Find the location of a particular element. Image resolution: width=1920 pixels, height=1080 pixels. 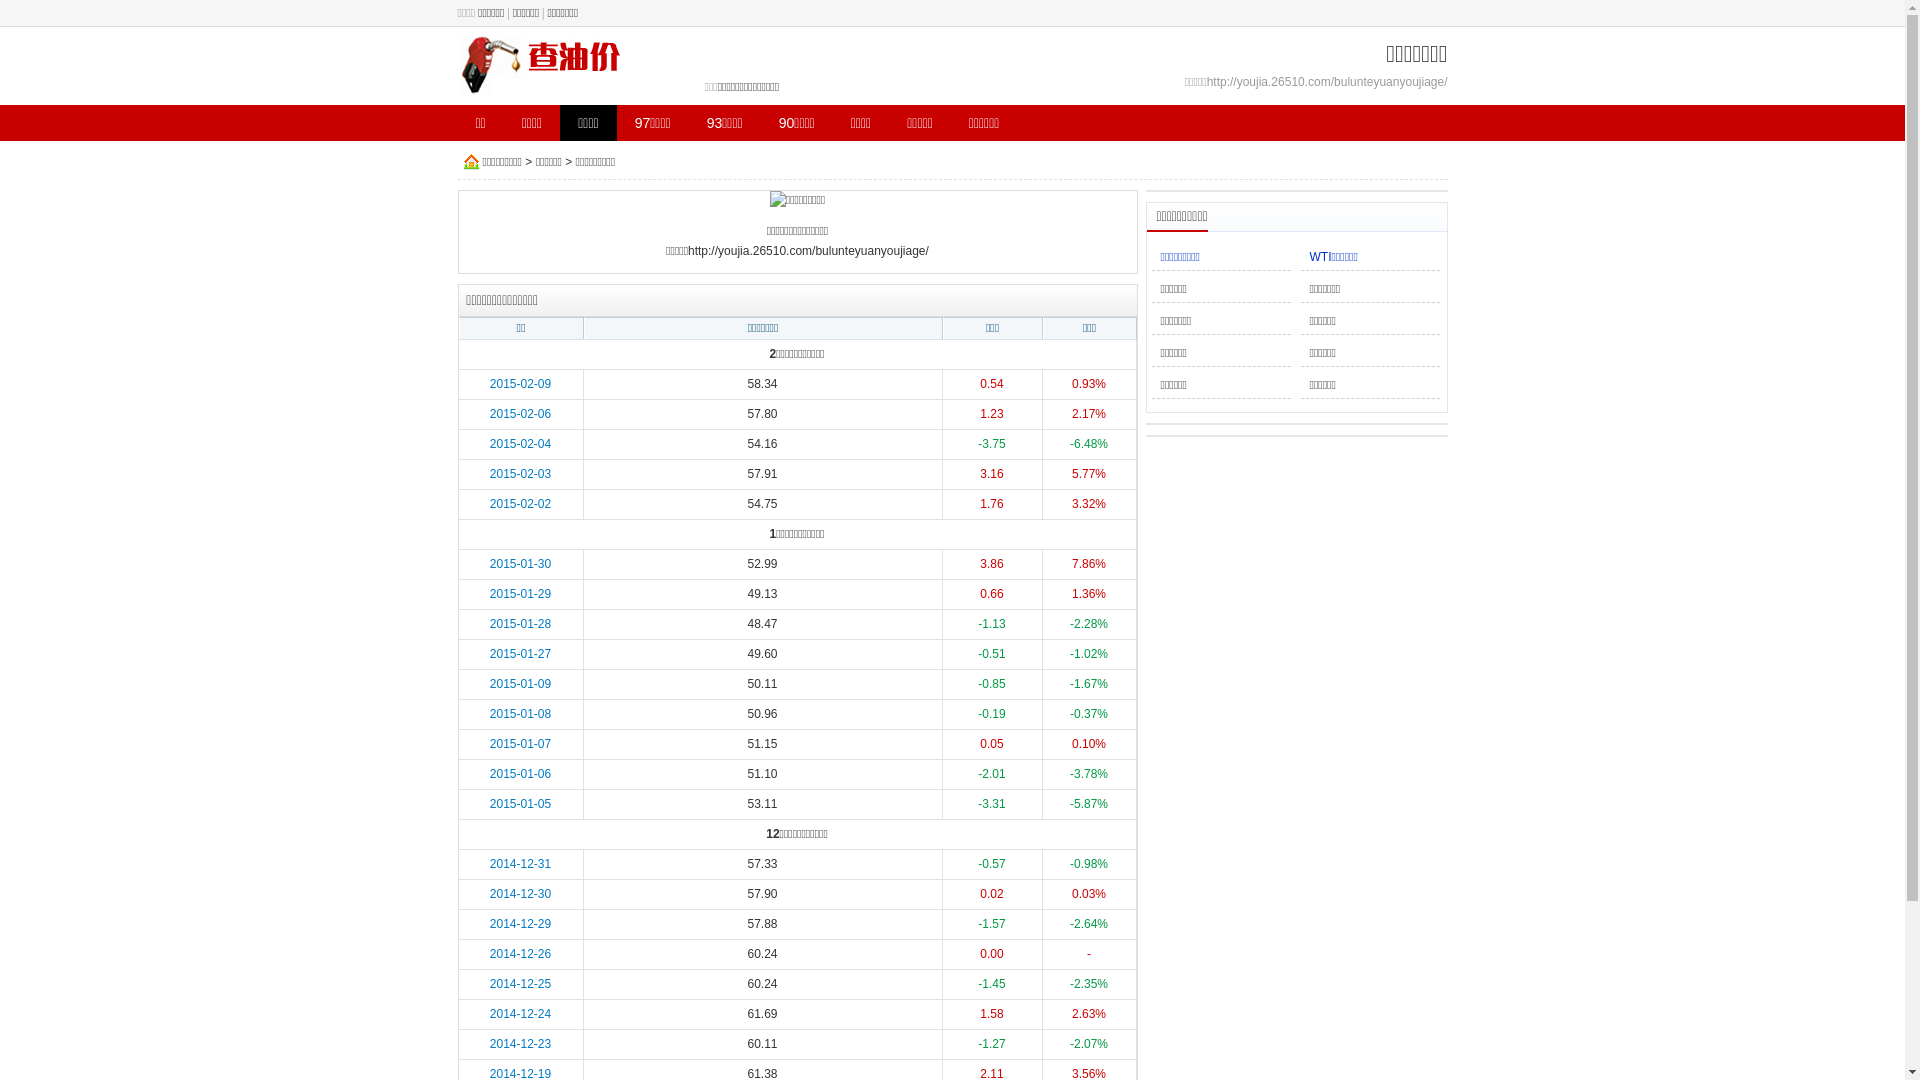

'2015-02-09' is located at coordinates (520, 384).